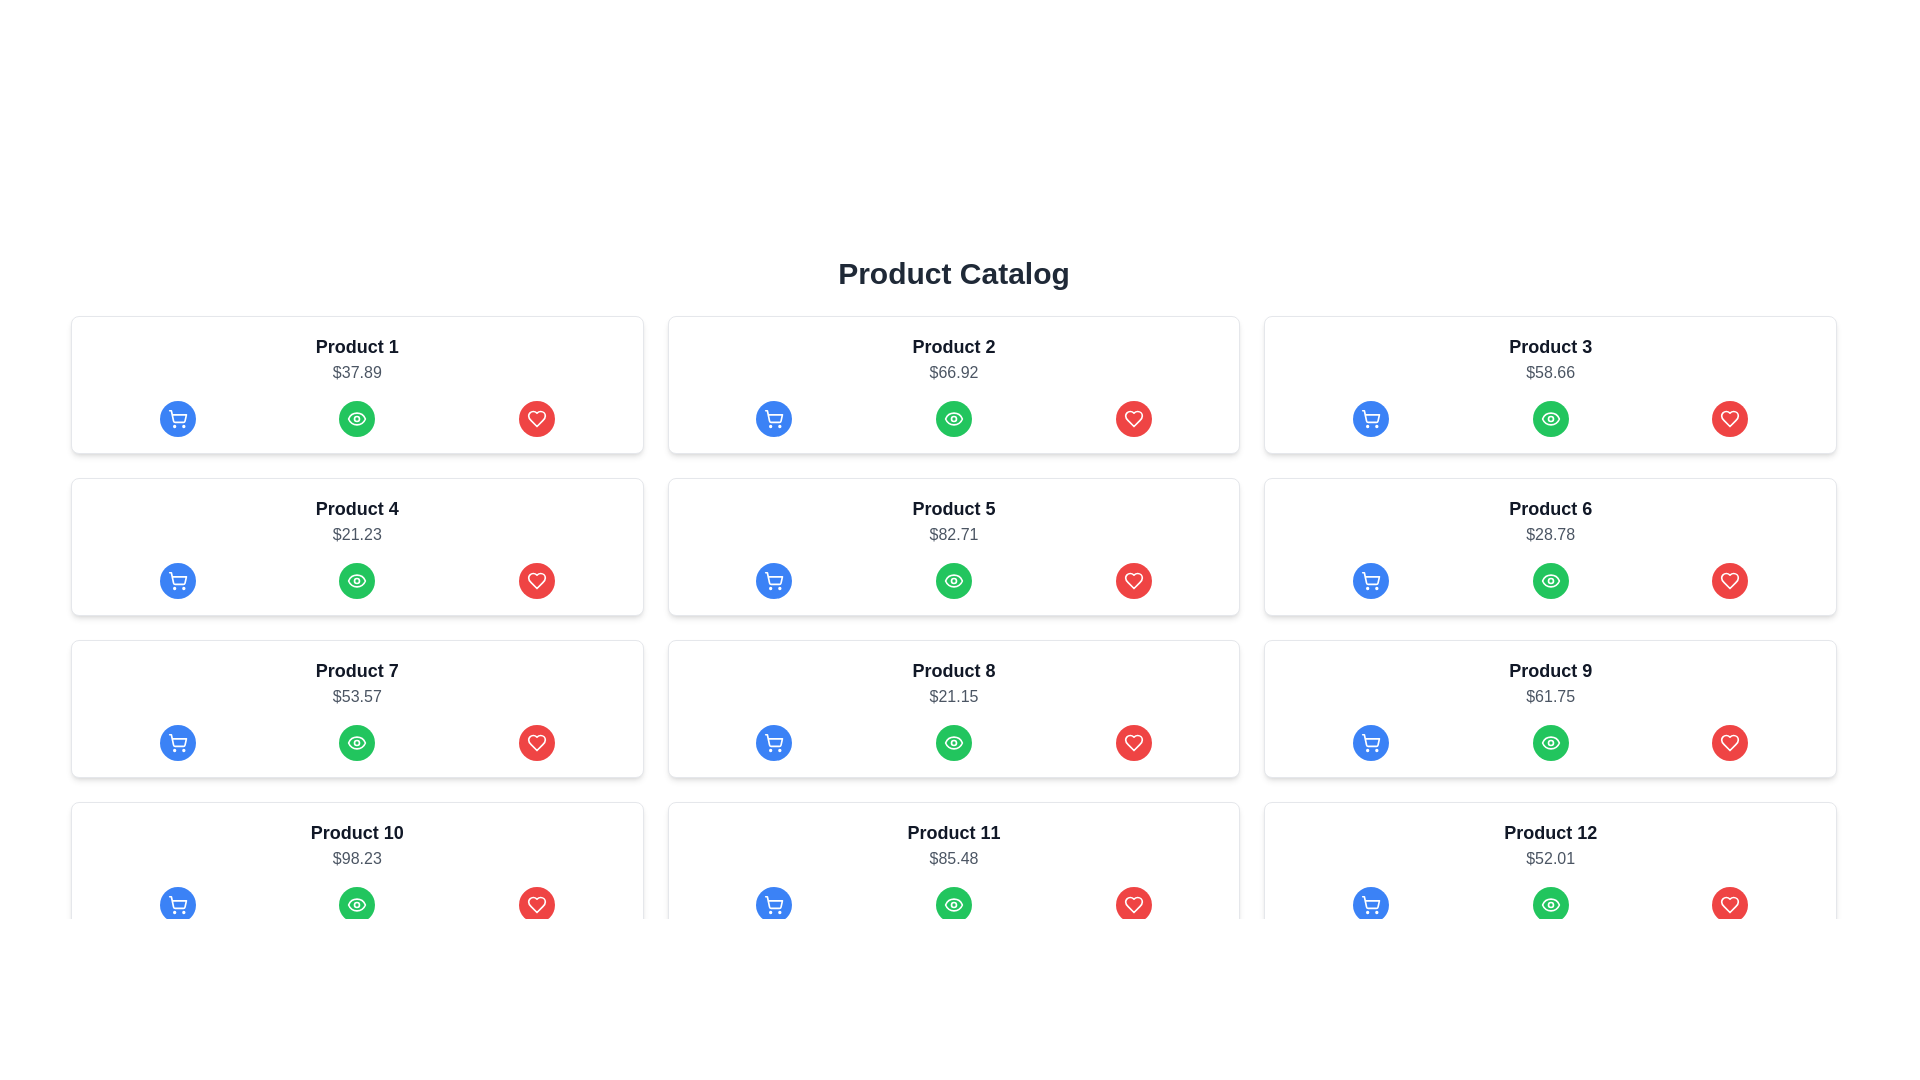  Describe the element at coordinates (953, 581) in the screenshot. I see `the circular green button with a white eye icon in the interactive control group of 'Product 5'` at that location.